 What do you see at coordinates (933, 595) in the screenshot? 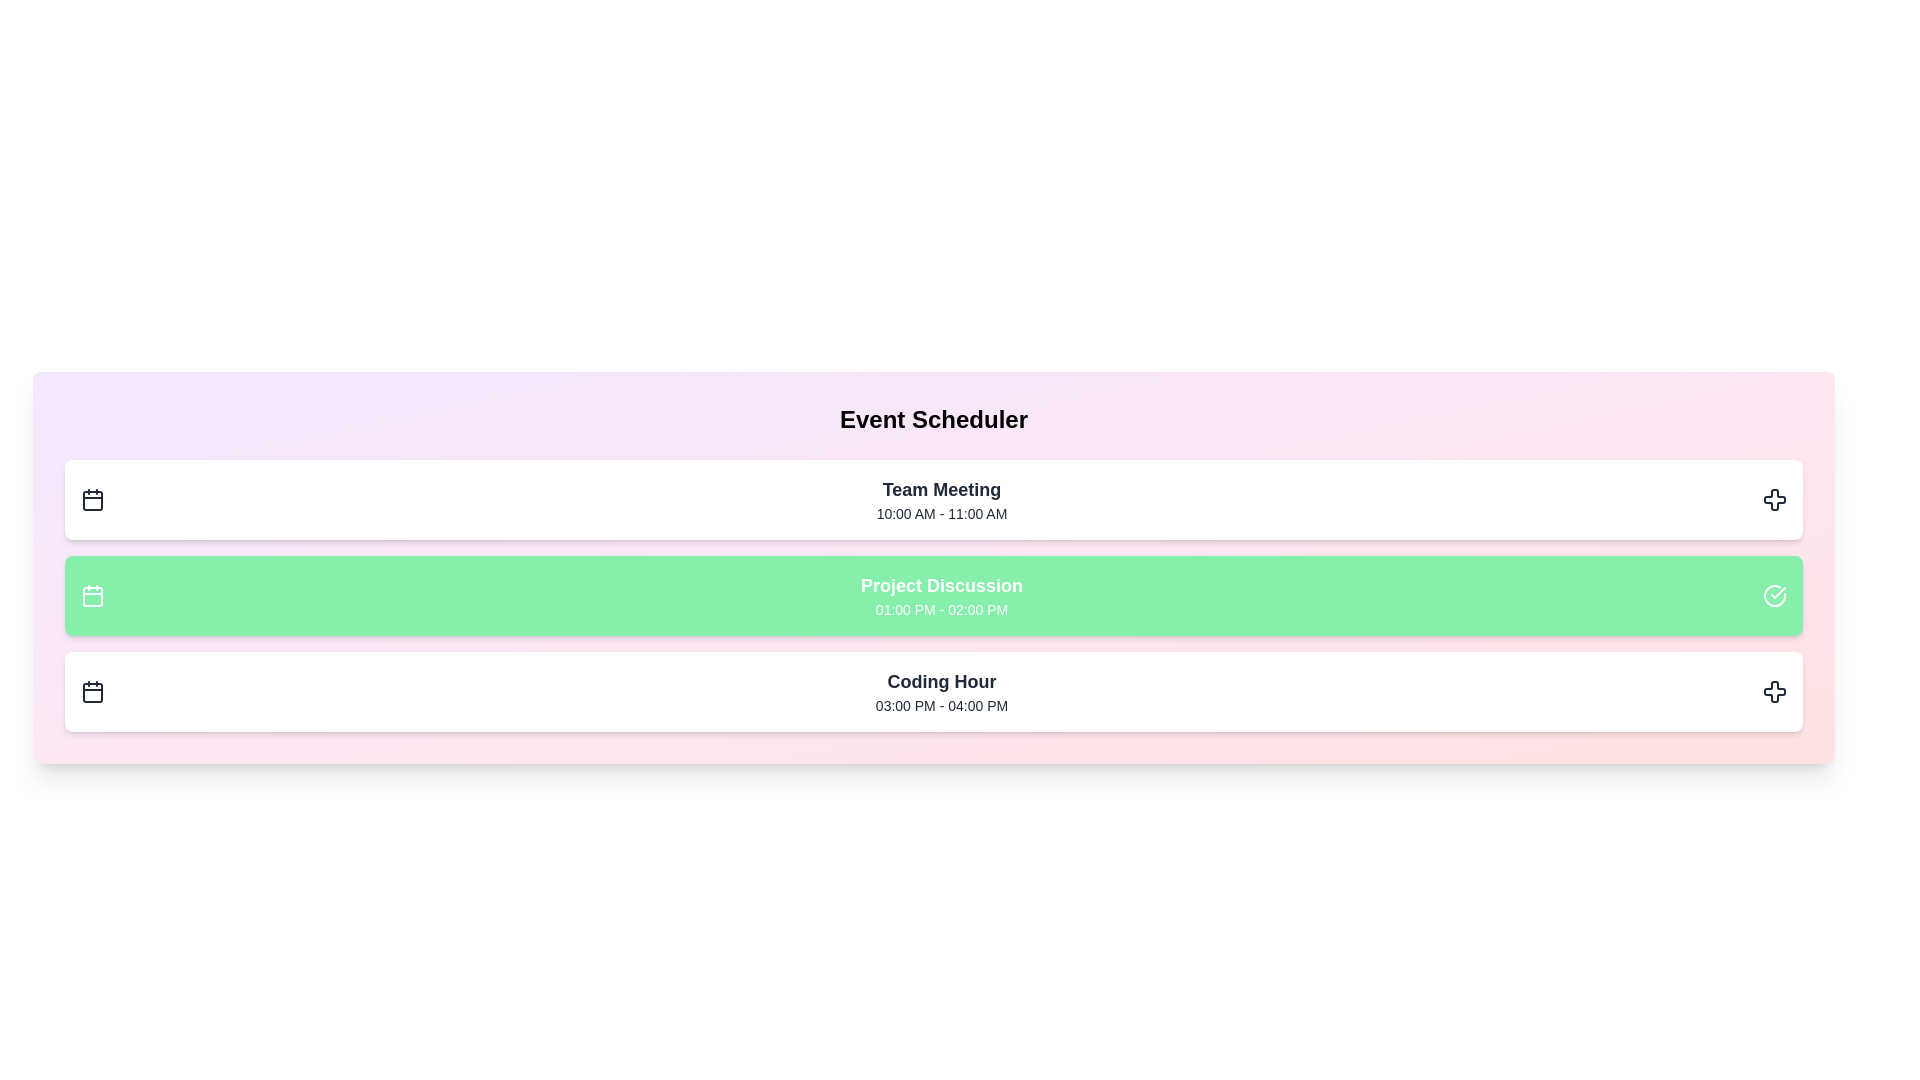
I see `the event titled 'Project Discussion' to observe the hover effect` at bounding box center [933, 595].